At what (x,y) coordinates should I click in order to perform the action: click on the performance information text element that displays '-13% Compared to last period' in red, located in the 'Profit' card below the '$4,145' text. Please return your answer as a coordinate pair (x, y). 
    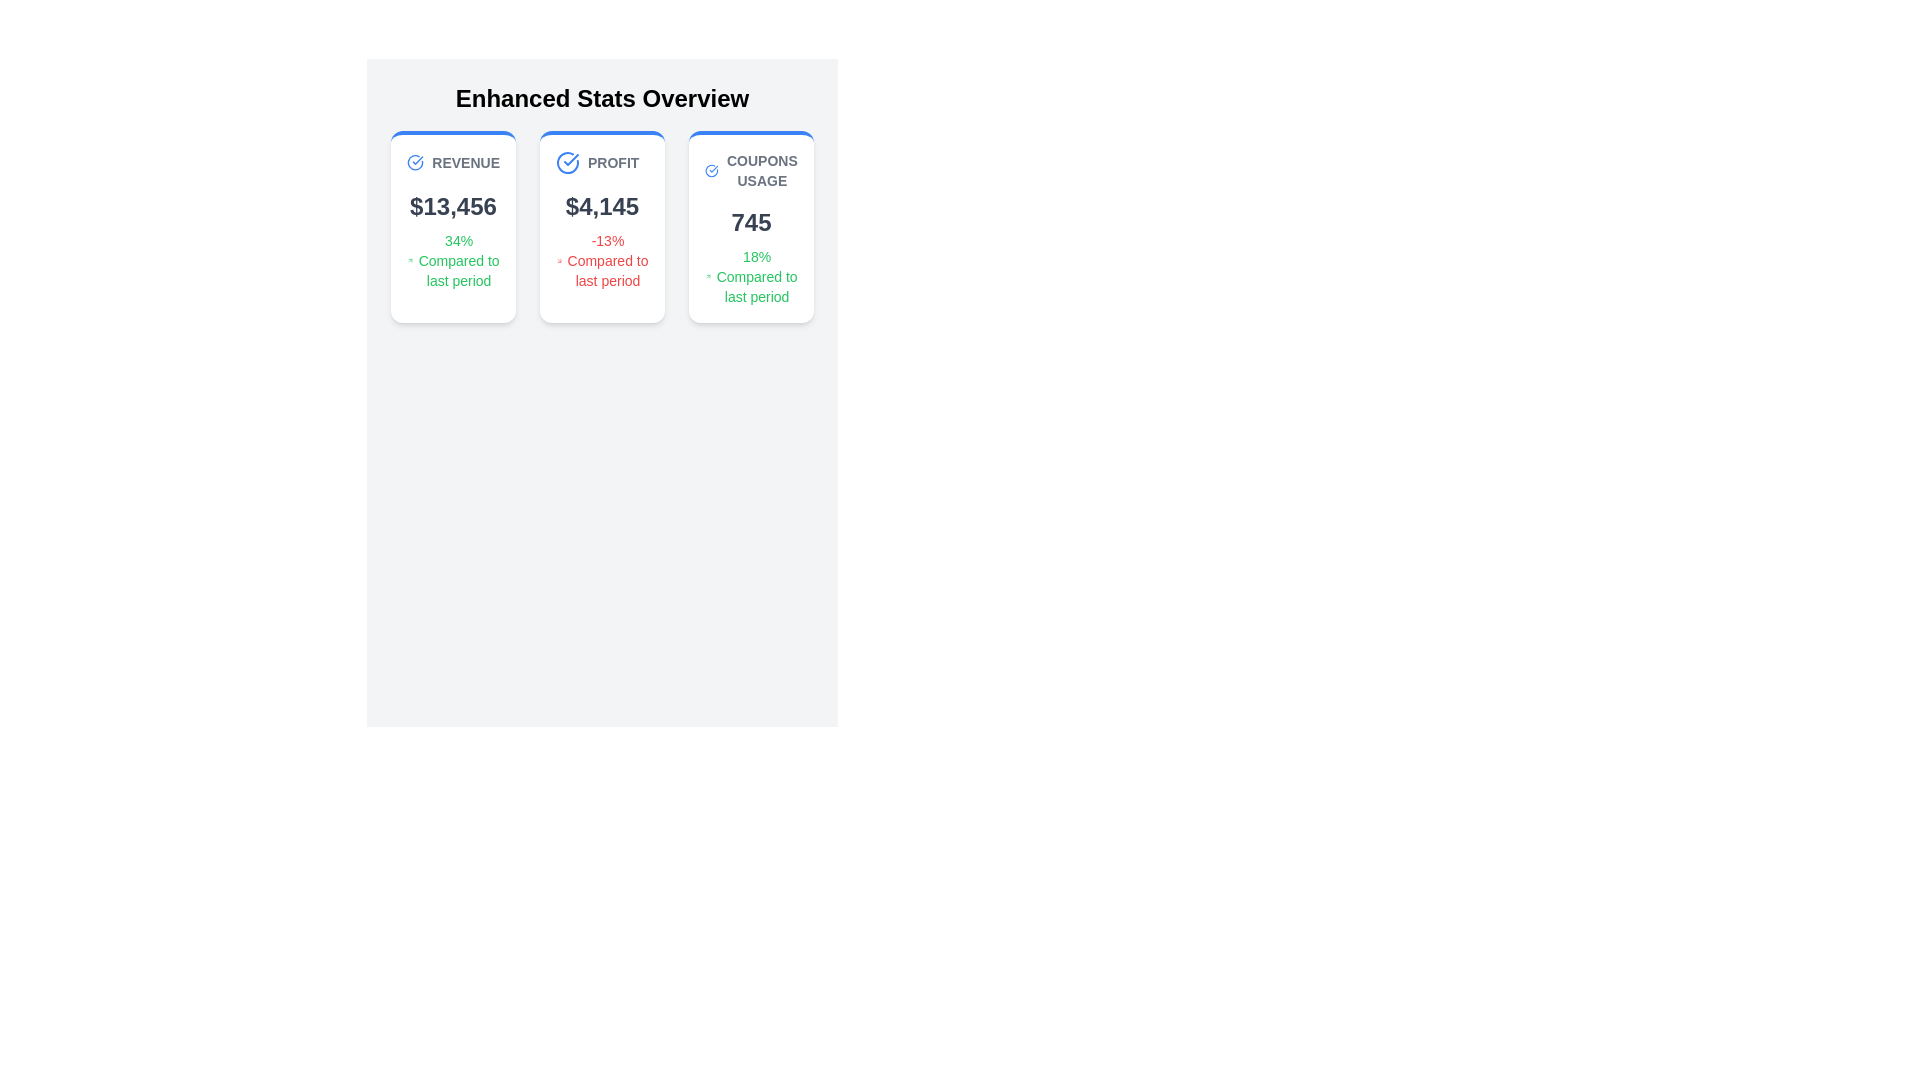
    Looking at the image, I should click on (601, 260).